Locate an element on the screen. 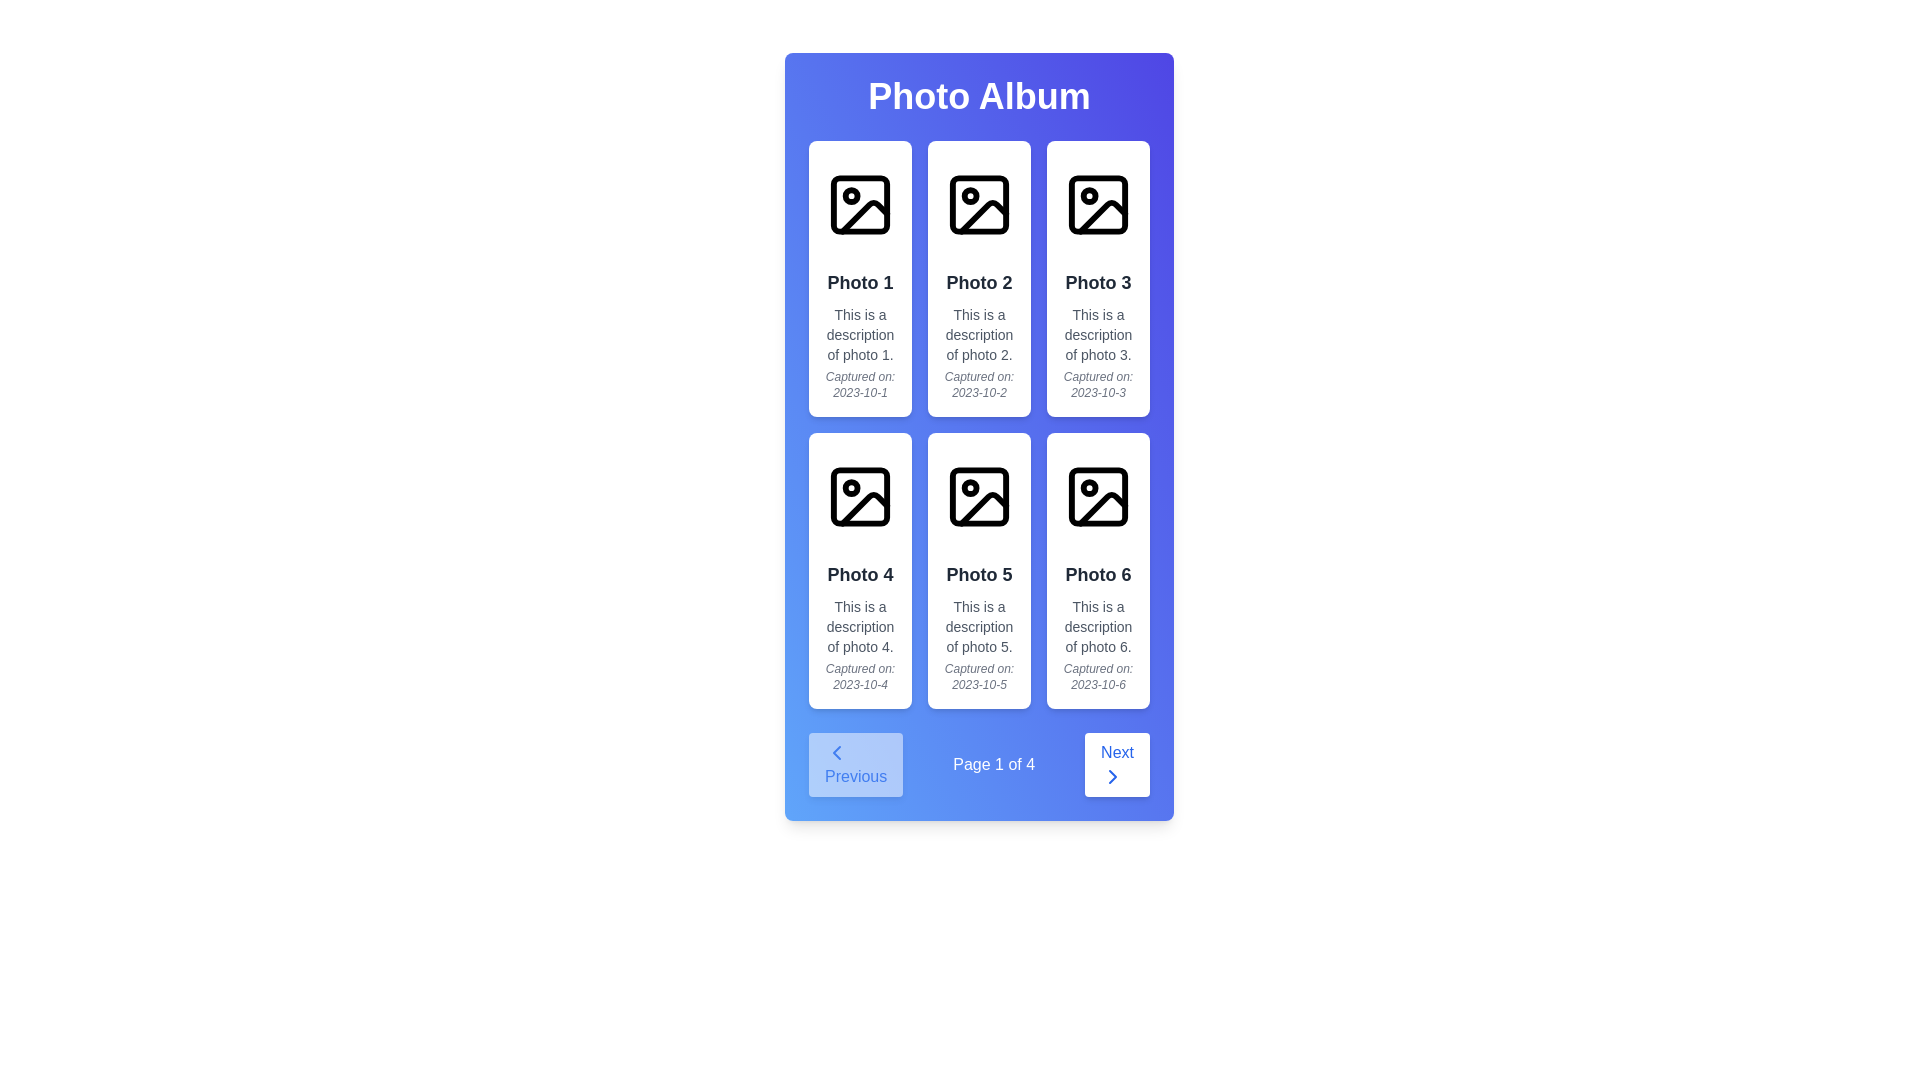 The image size is (1920, 1080). the text label styled in small italic font, colored light gray, containing the text 'Captured on: 2023-10-2', located at the bottom of the 'Photo 2' card is located at coordinates (979, 385).